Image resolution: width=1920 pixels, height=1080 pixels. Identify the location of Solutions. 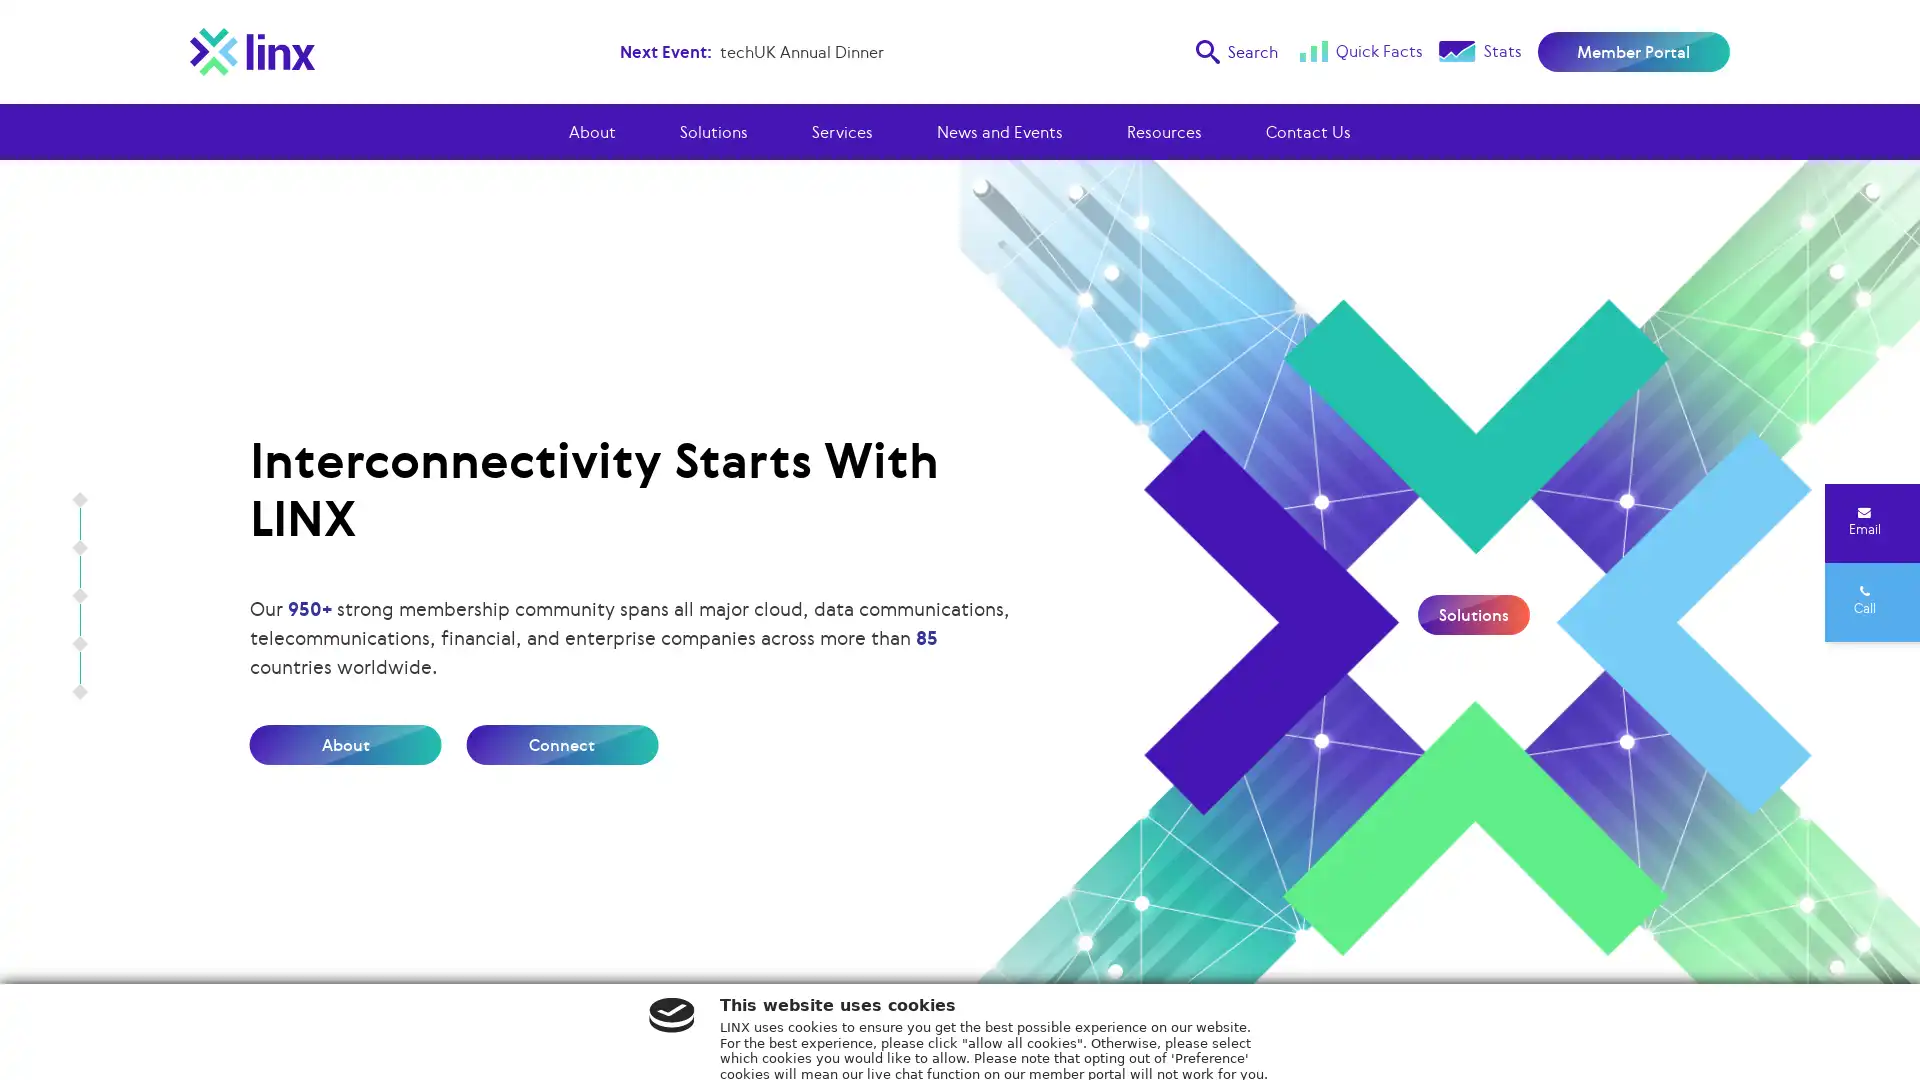
(1473, 613).